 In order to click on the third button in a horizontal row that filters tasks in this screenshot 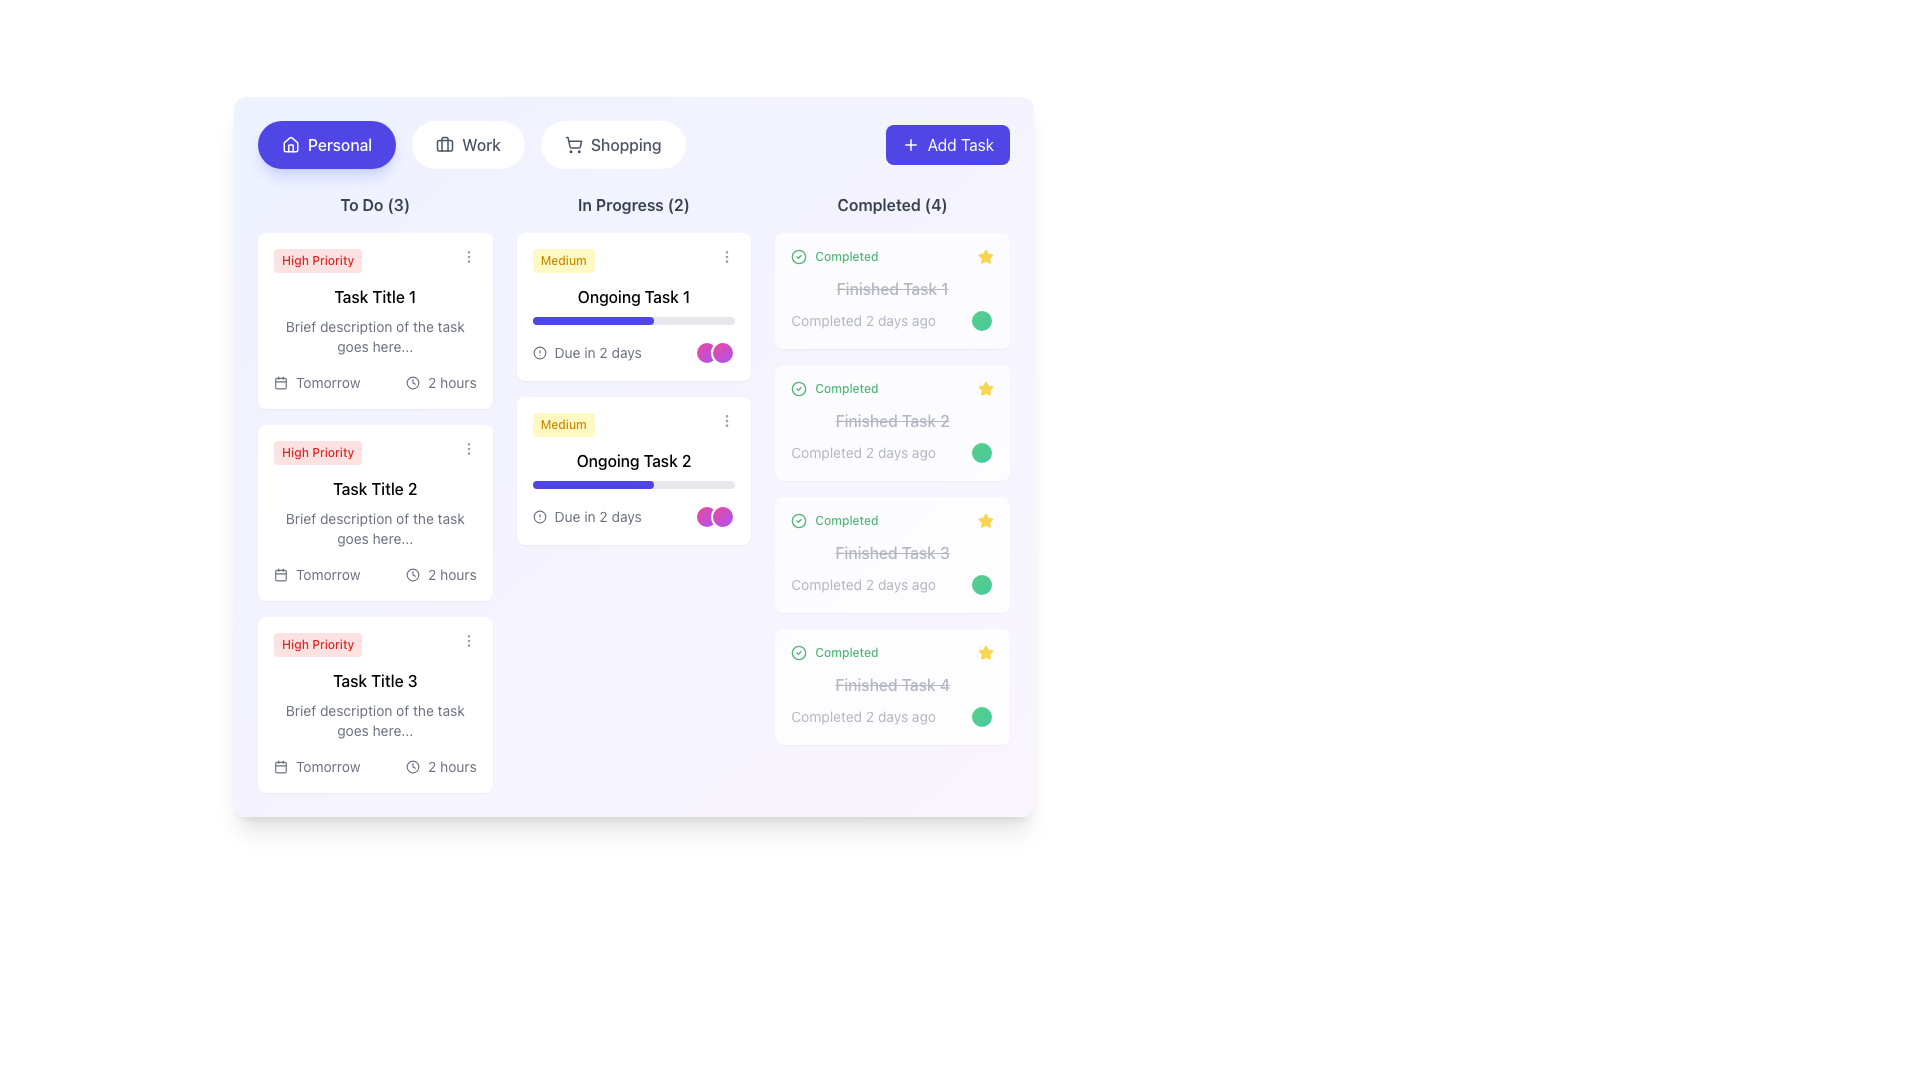, I will do `click(612, 144)`.